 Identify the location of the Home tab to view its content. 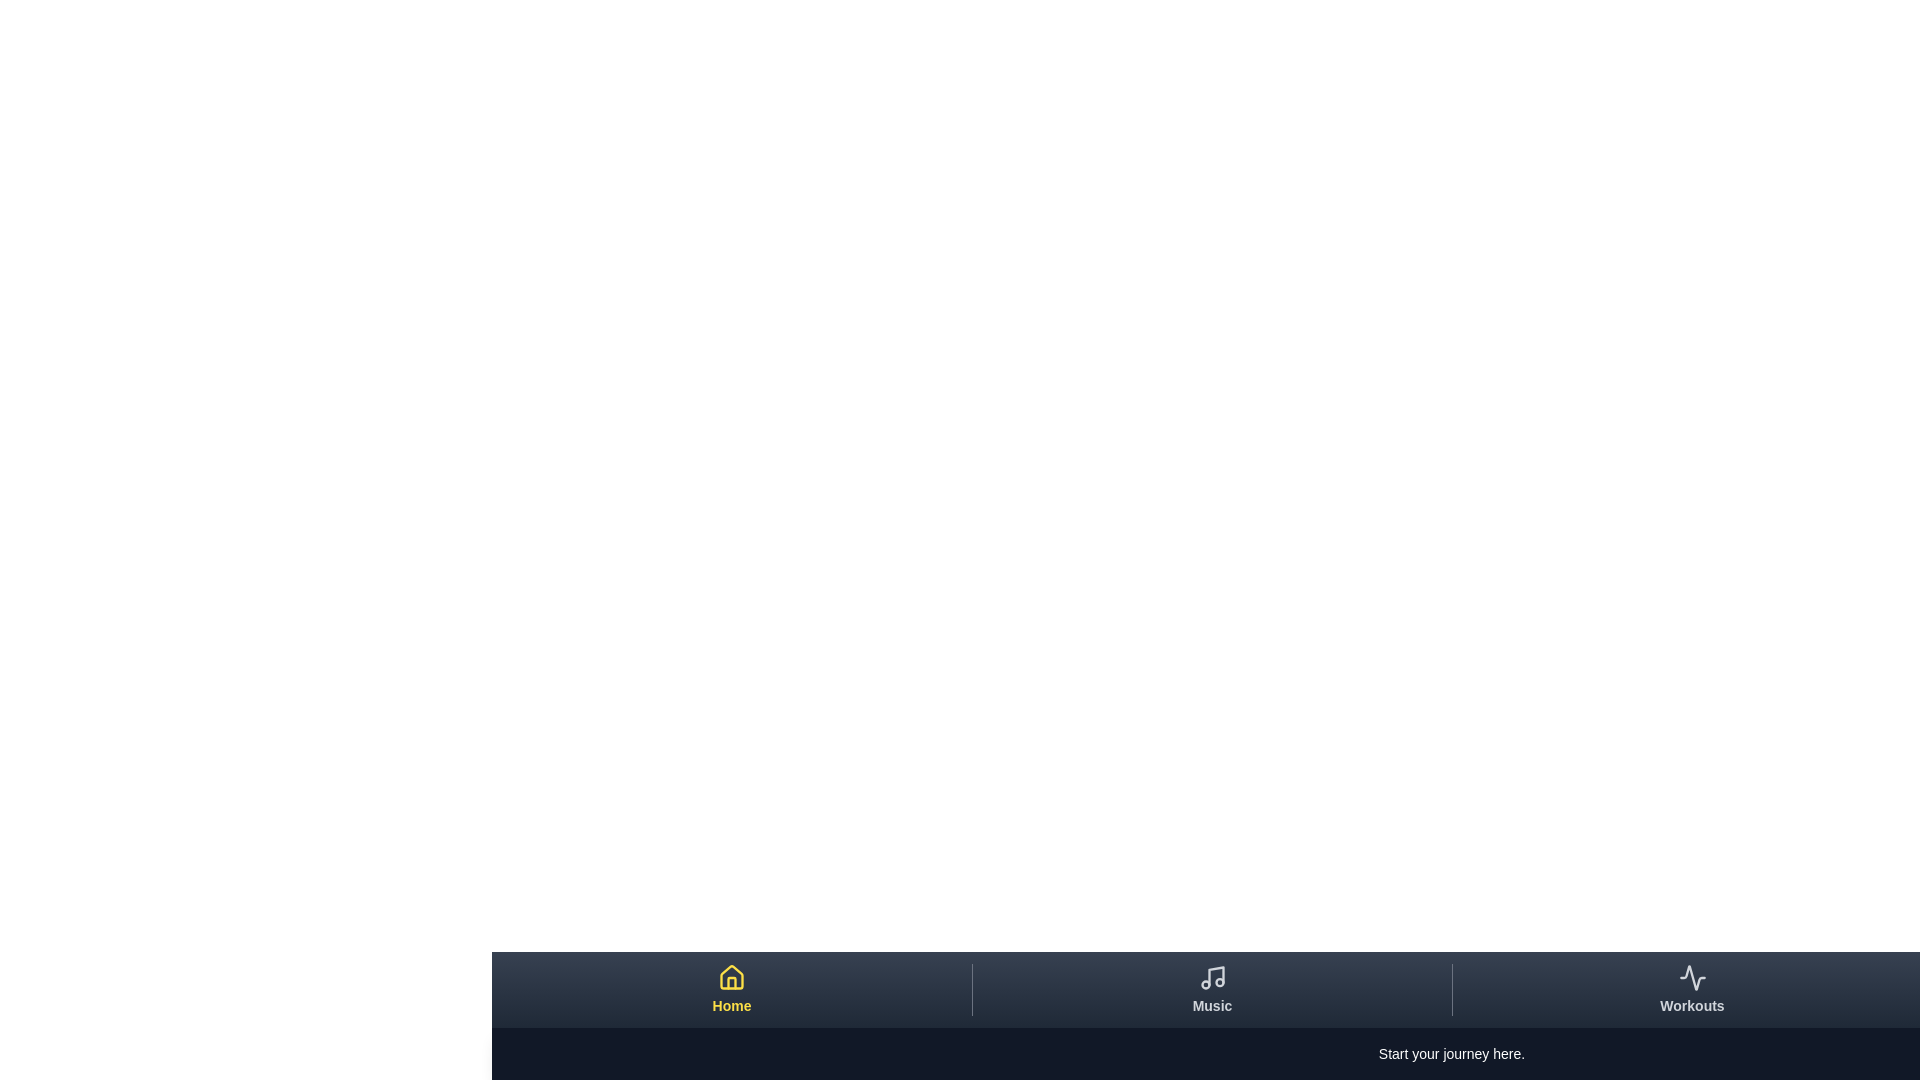
(730, 990).